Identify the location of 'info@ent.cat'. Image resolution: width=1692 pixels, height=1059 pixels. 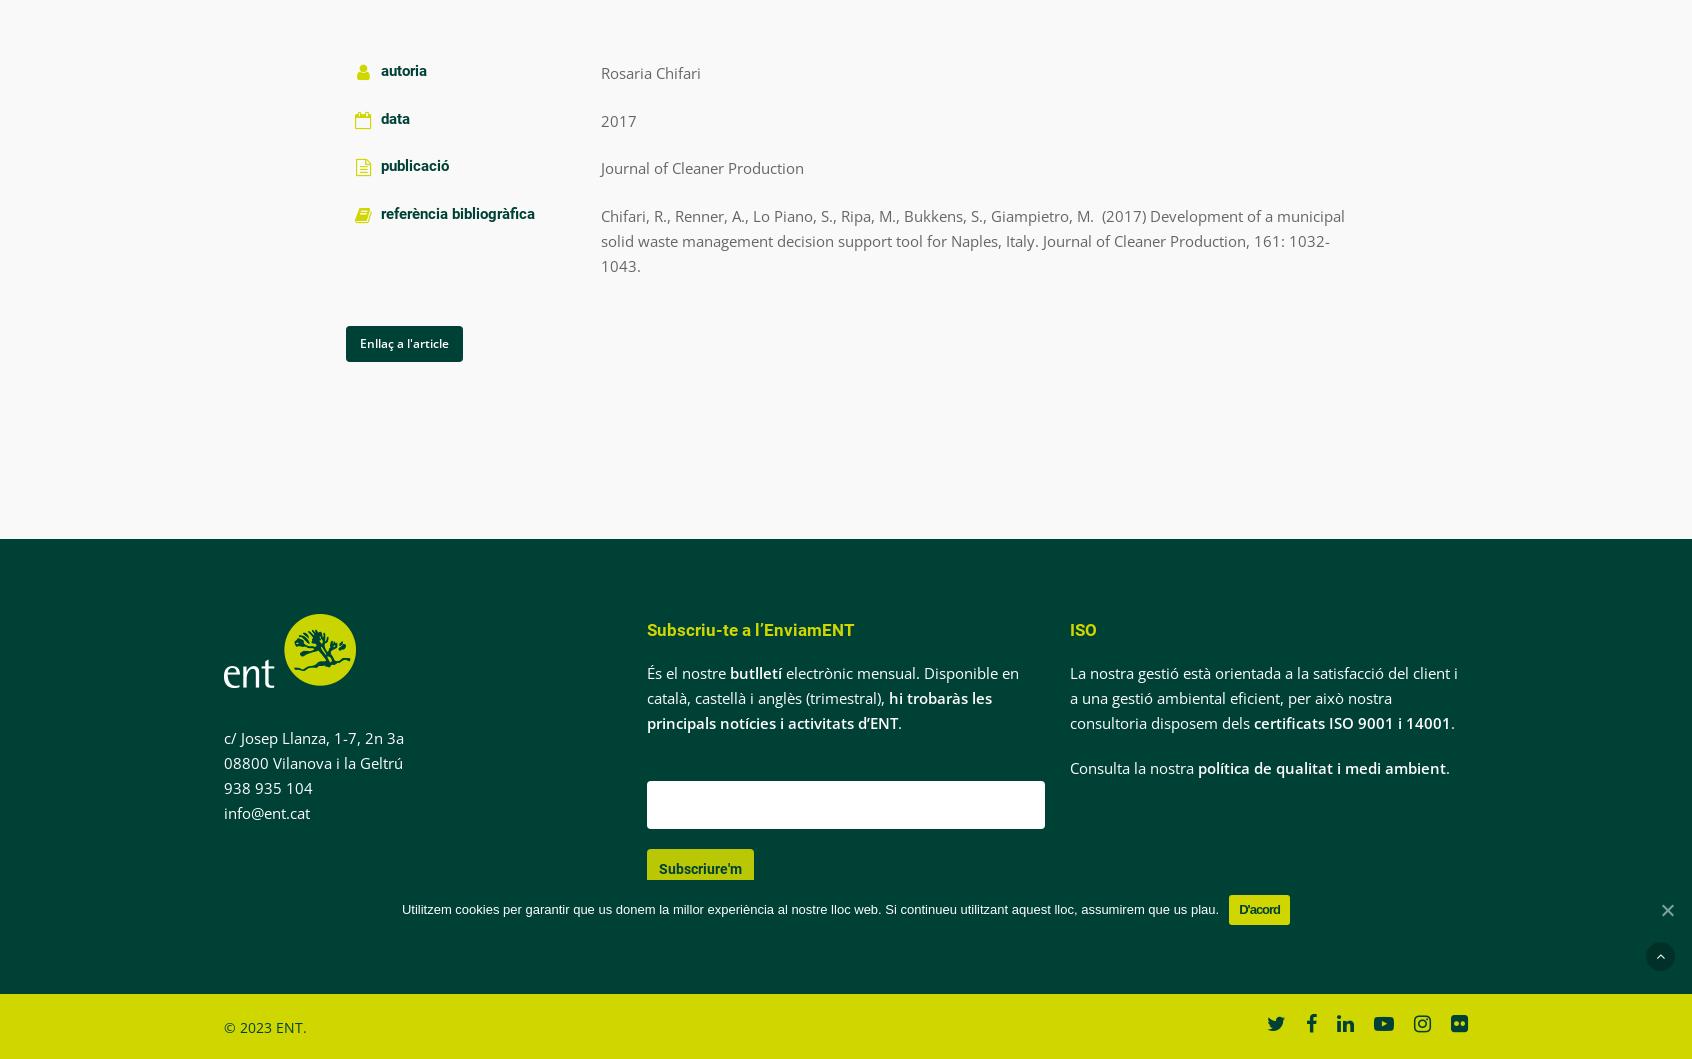
(265, 811).